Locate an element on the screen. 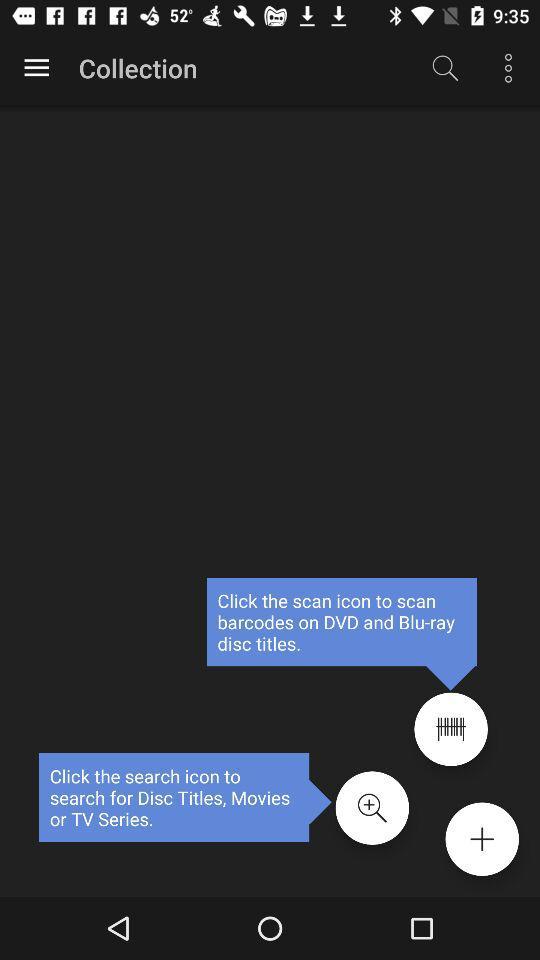  scan barcode is located at coordinates (451, 728).